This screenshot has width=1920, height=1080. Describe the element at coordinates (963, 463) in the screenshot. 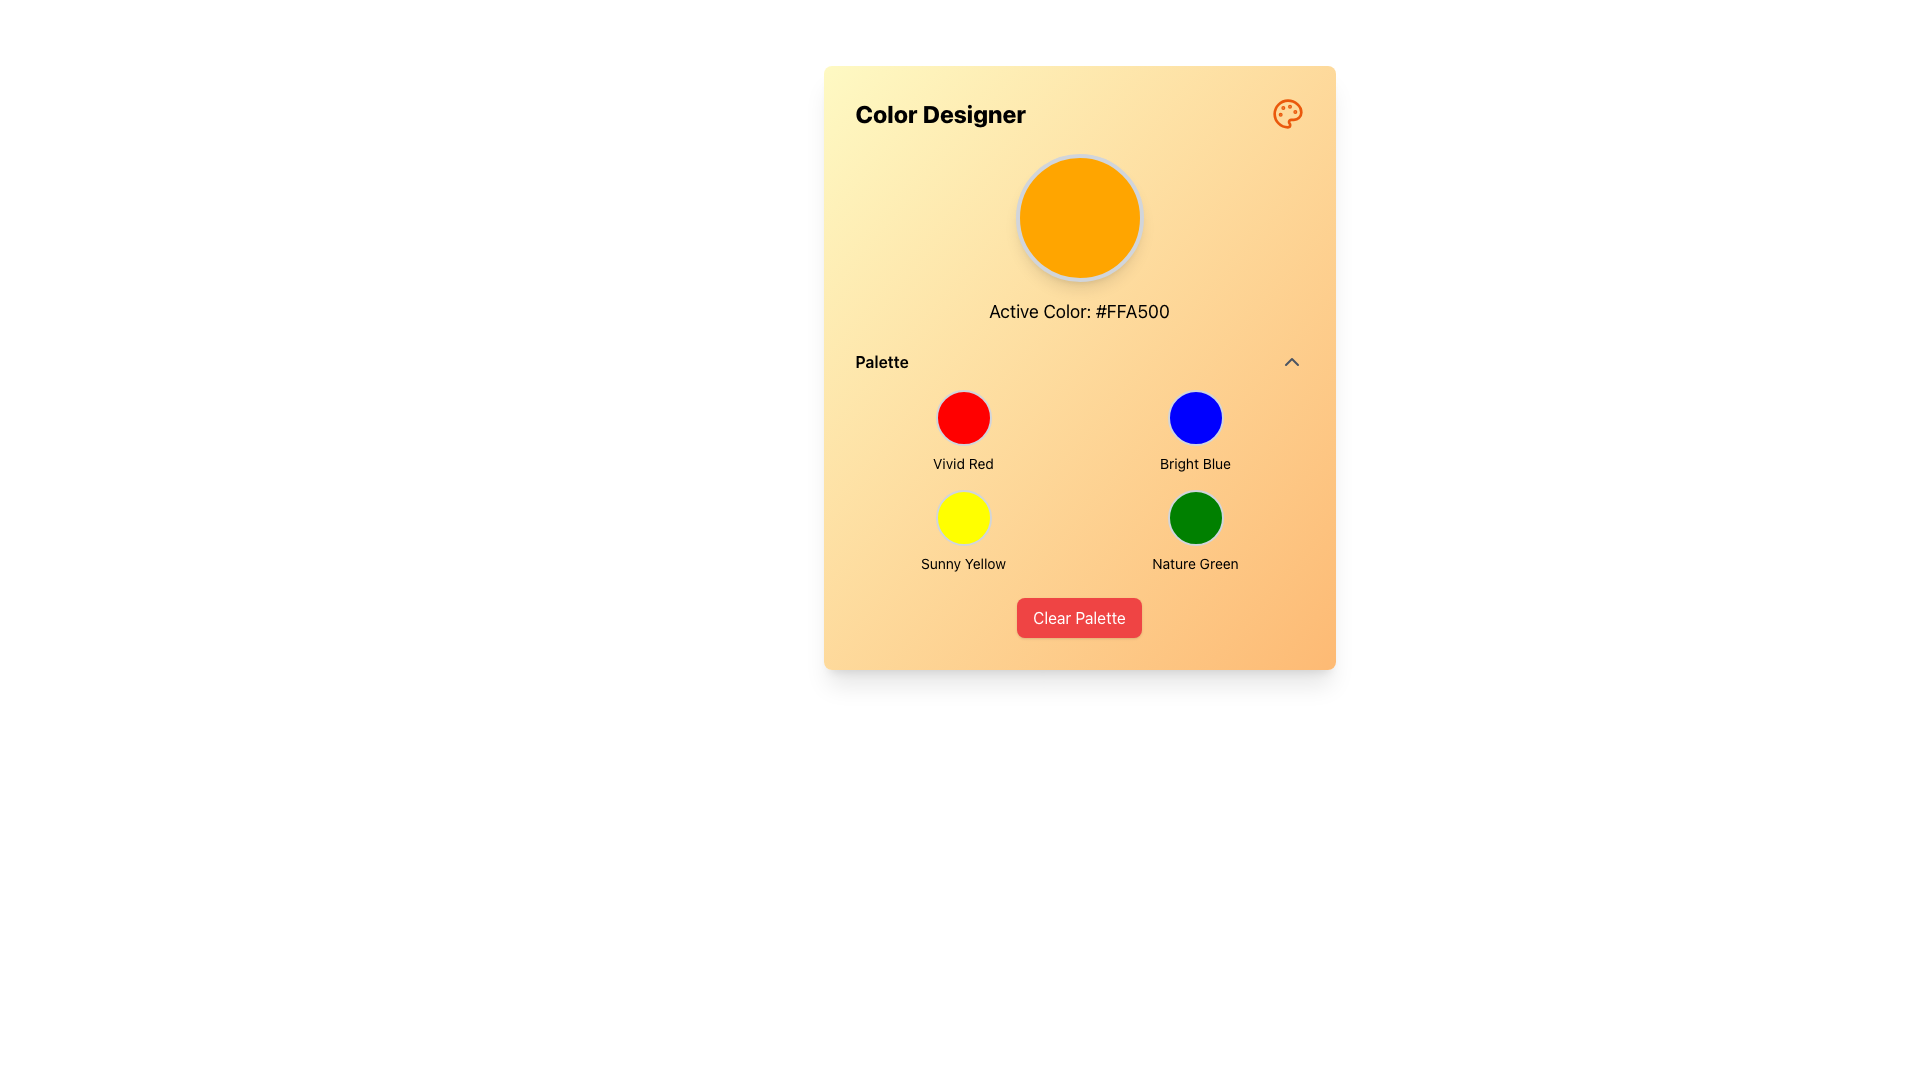

I see `the 'Vivid Red' text label, which serves as a descriptive label for the color option directly beneath the red circular button in the top-left cell of the grid layout` at that location.